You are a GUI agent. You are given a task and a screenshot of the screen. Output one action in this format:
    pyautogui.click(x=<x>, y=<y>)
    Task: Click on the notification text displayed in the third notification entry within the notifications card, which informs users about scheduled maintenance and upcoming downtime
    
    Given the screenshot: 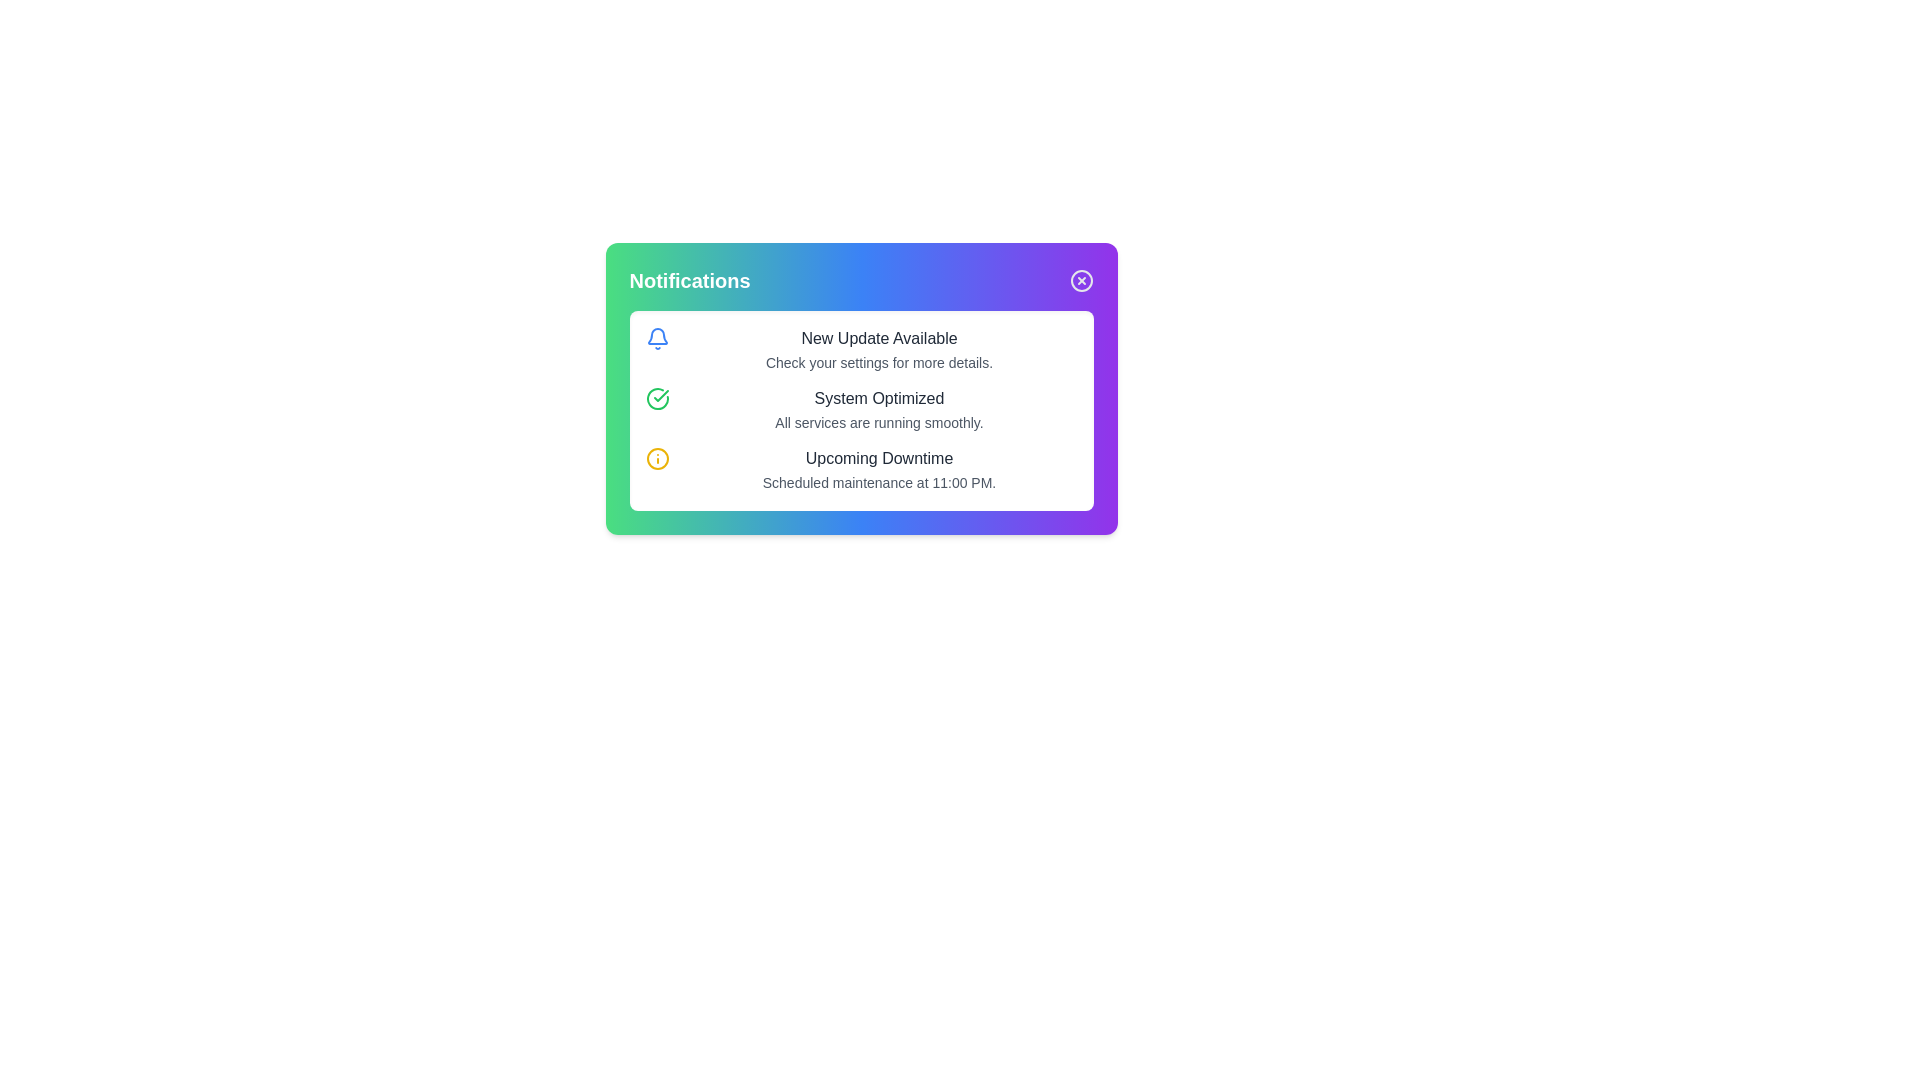 What is the action you would take?
    pyautogui.click(x=879, y=470)
    